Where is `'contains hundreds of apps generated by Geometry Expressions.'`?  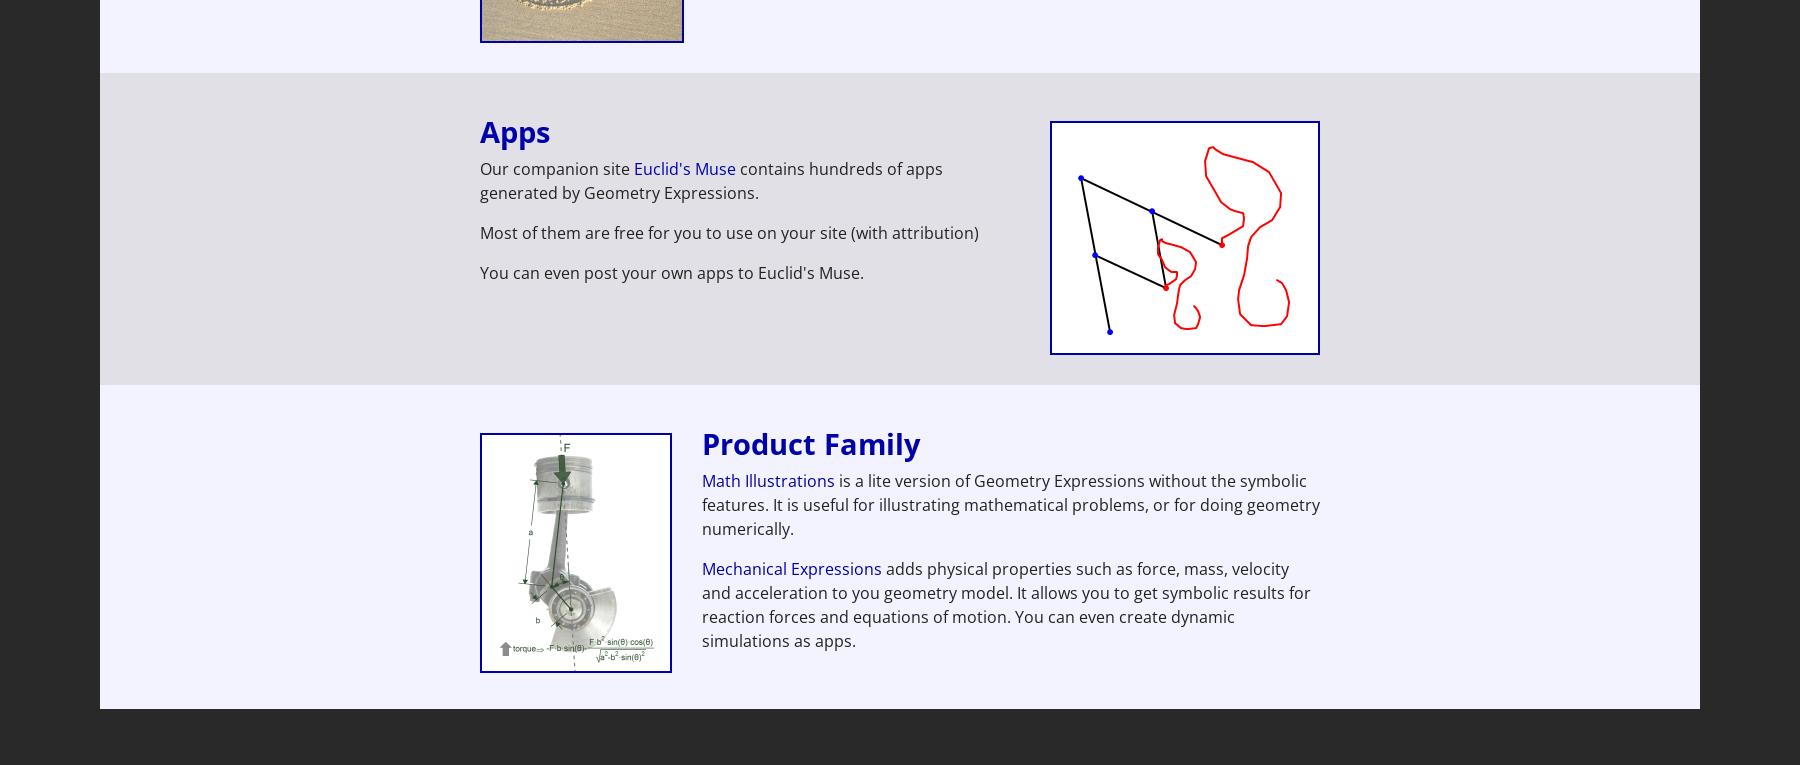
'contains hundreds of apps generated by Geometry Expressions.' is located at coordinates (479, 179).